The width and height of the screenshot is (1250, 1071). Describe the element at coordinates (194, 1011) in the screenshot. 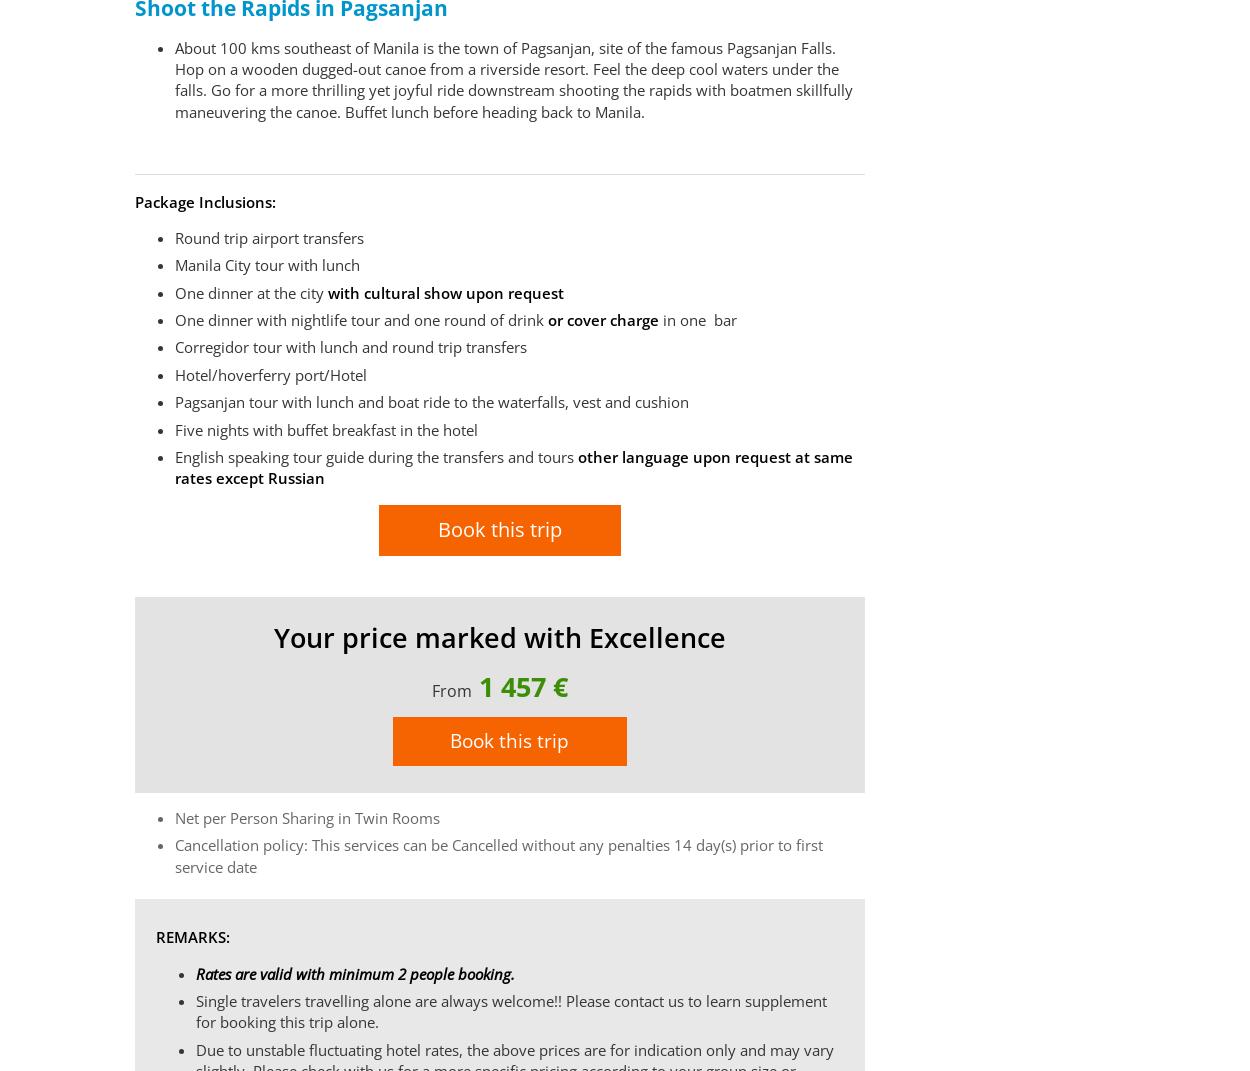

I see `'Single travelers travelling alone are always welcome!! Please contact us to learn supplement for booking this trip alone.'` at that location.